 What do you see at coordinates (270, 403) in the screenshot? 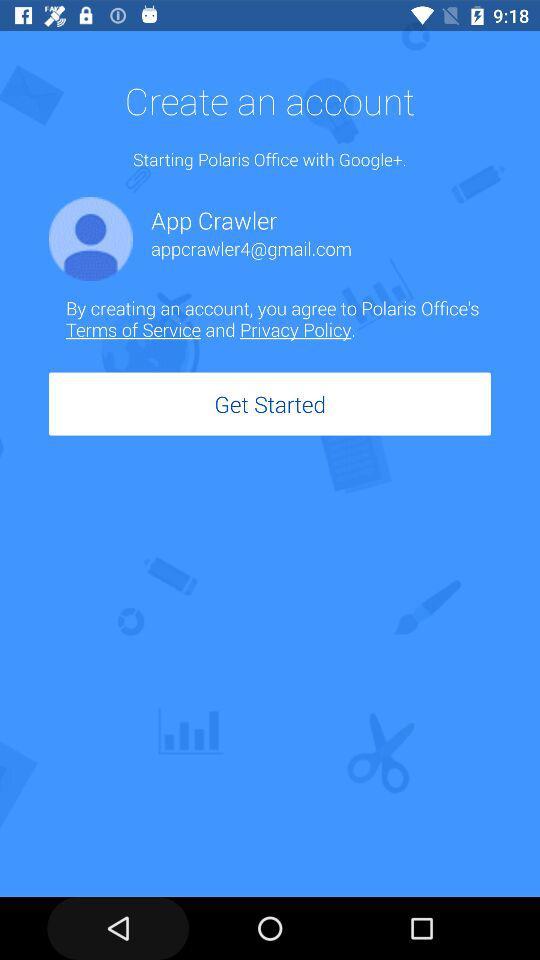
I see `the icon below the by creating an` at bounding box center [270, 403].